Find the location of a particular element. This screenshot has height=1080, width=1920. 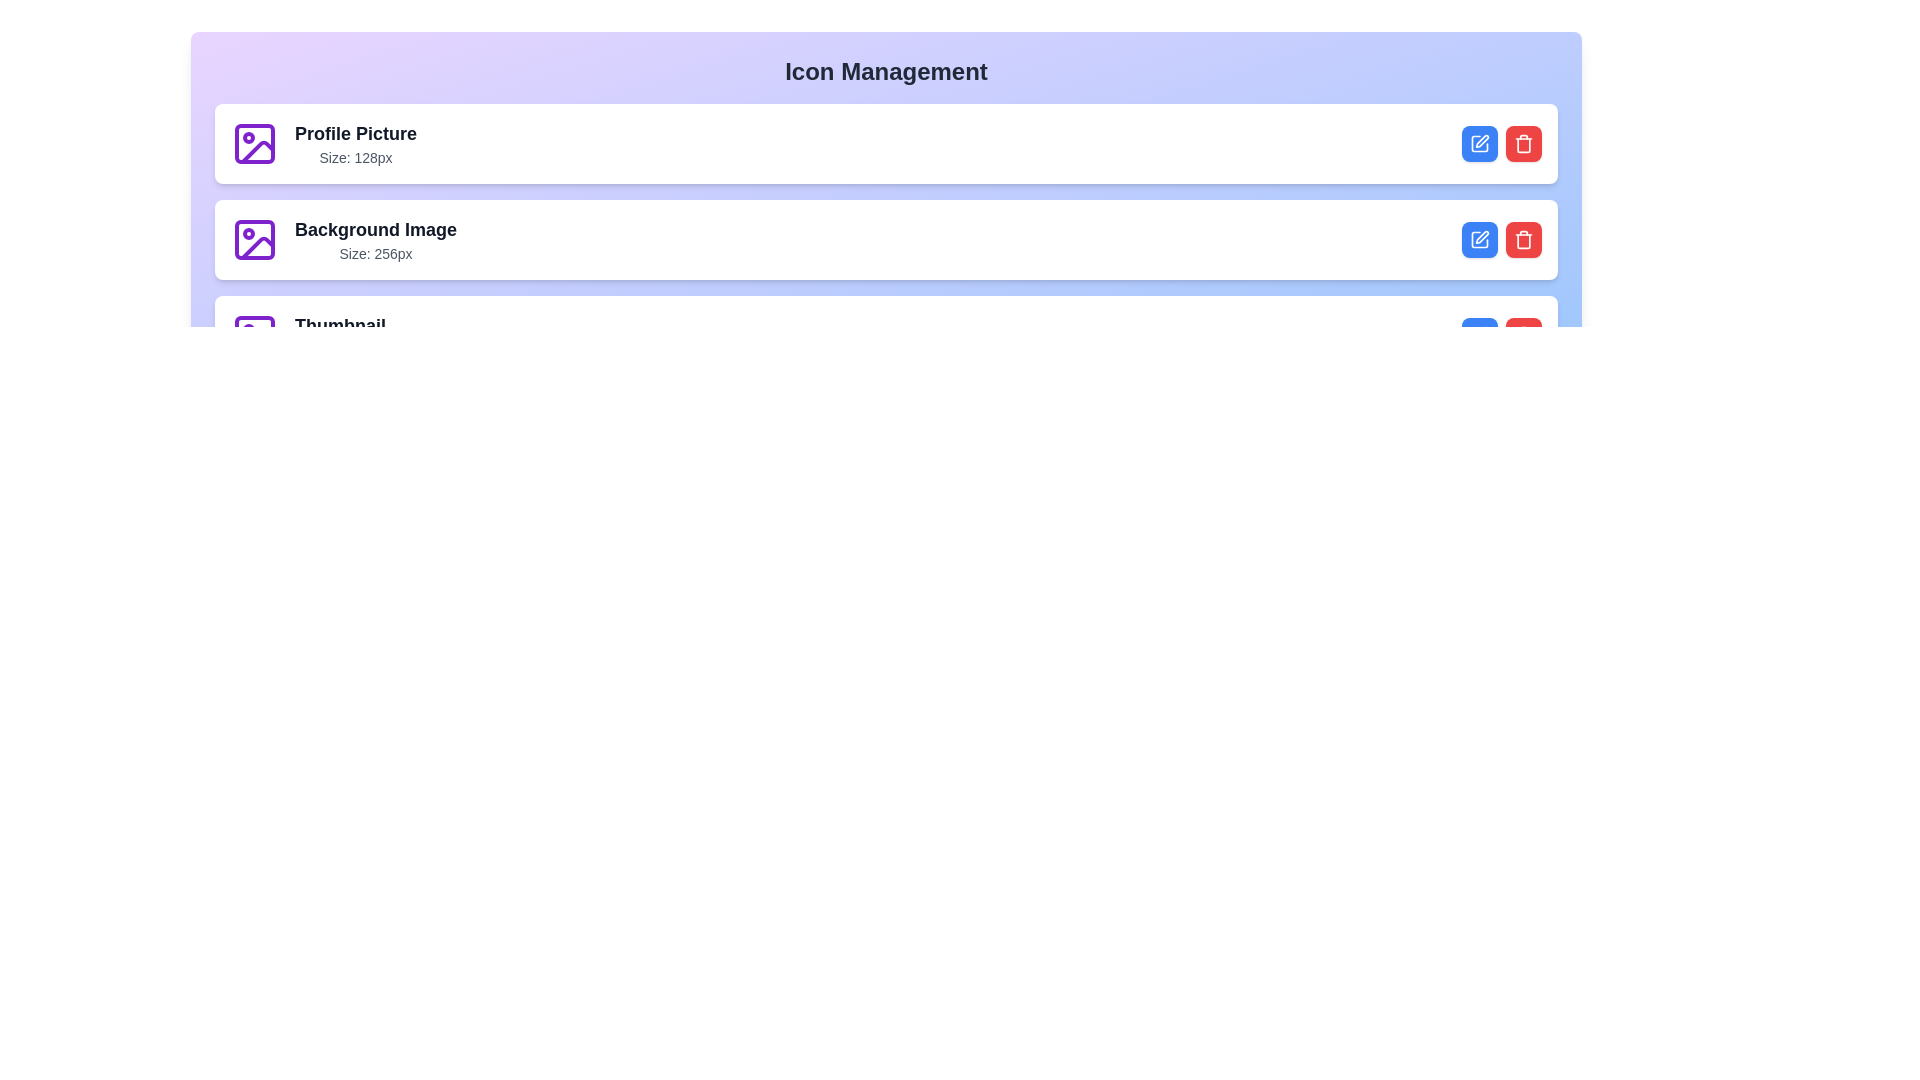

text label that identifies the 'Thumbnail' listing, located in the bottom section of a group of items, specifically above the text 'Size: 64px' is located at coordinates (340, 325).